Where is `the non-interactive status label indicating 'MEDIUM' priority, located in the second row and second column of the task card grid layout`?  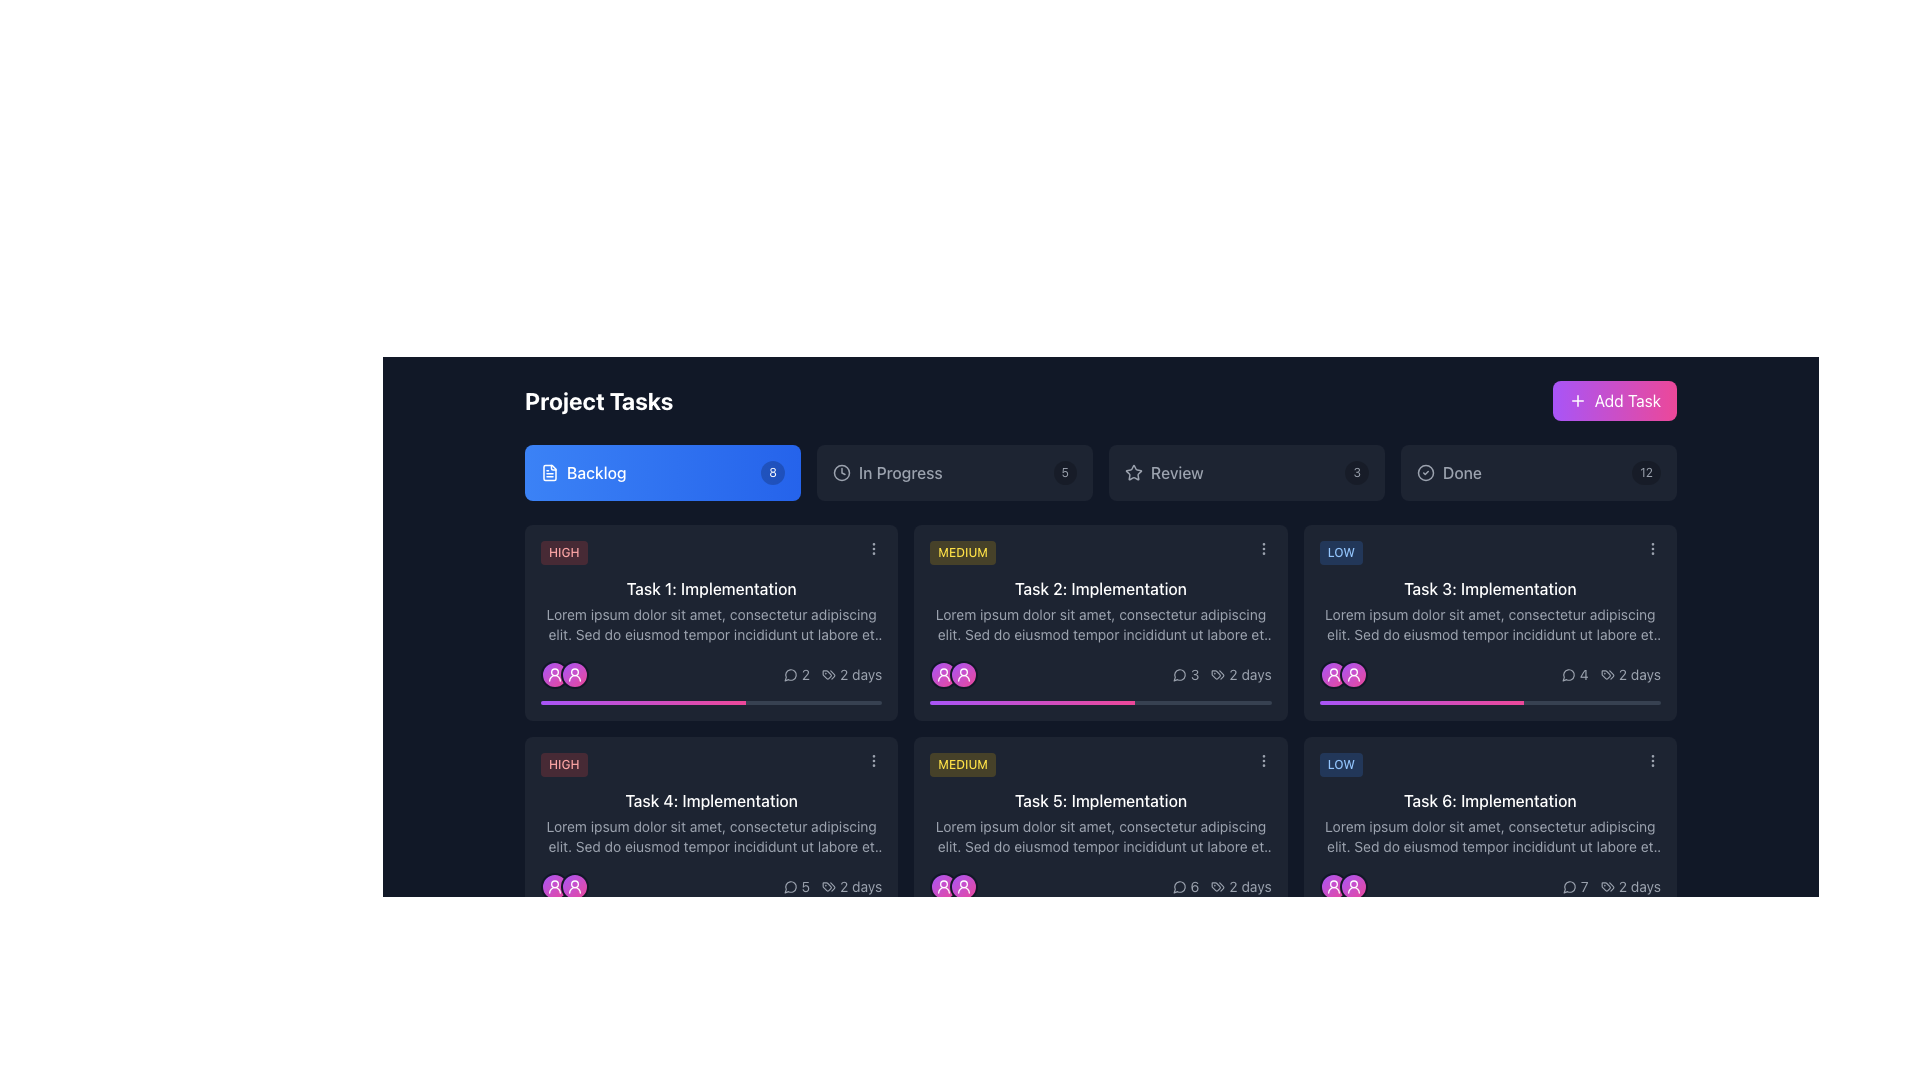
the non-interactive status label indicating 'MEDIUM' priority, located in the second row and second column of the task card grid layout is located at coordinates (963, 764).